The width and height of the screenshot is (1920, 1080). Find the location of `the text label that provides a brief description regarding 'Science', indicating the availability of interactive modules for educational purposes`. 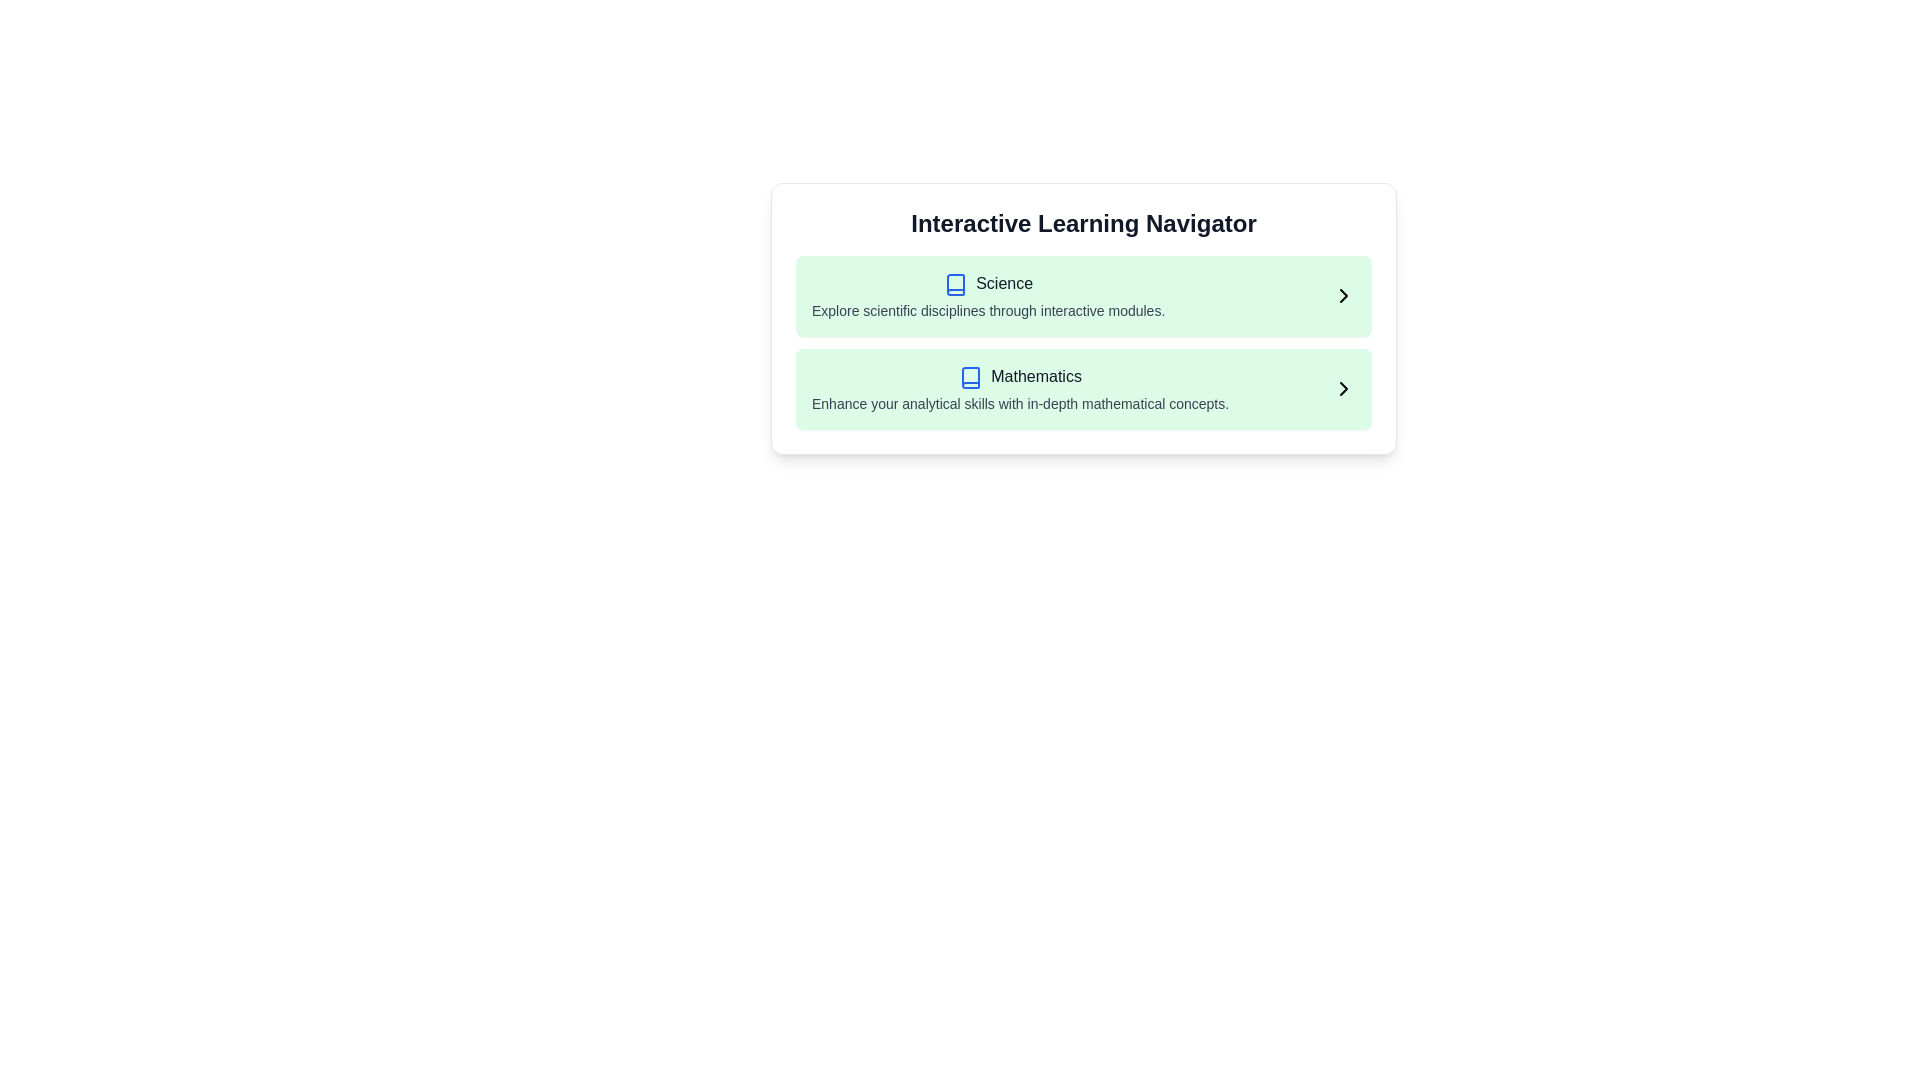

the text label that provides a brief description regarding 'Science', indicating the availability of interactive modules for educational purposes is located at coordinates (988, 310).